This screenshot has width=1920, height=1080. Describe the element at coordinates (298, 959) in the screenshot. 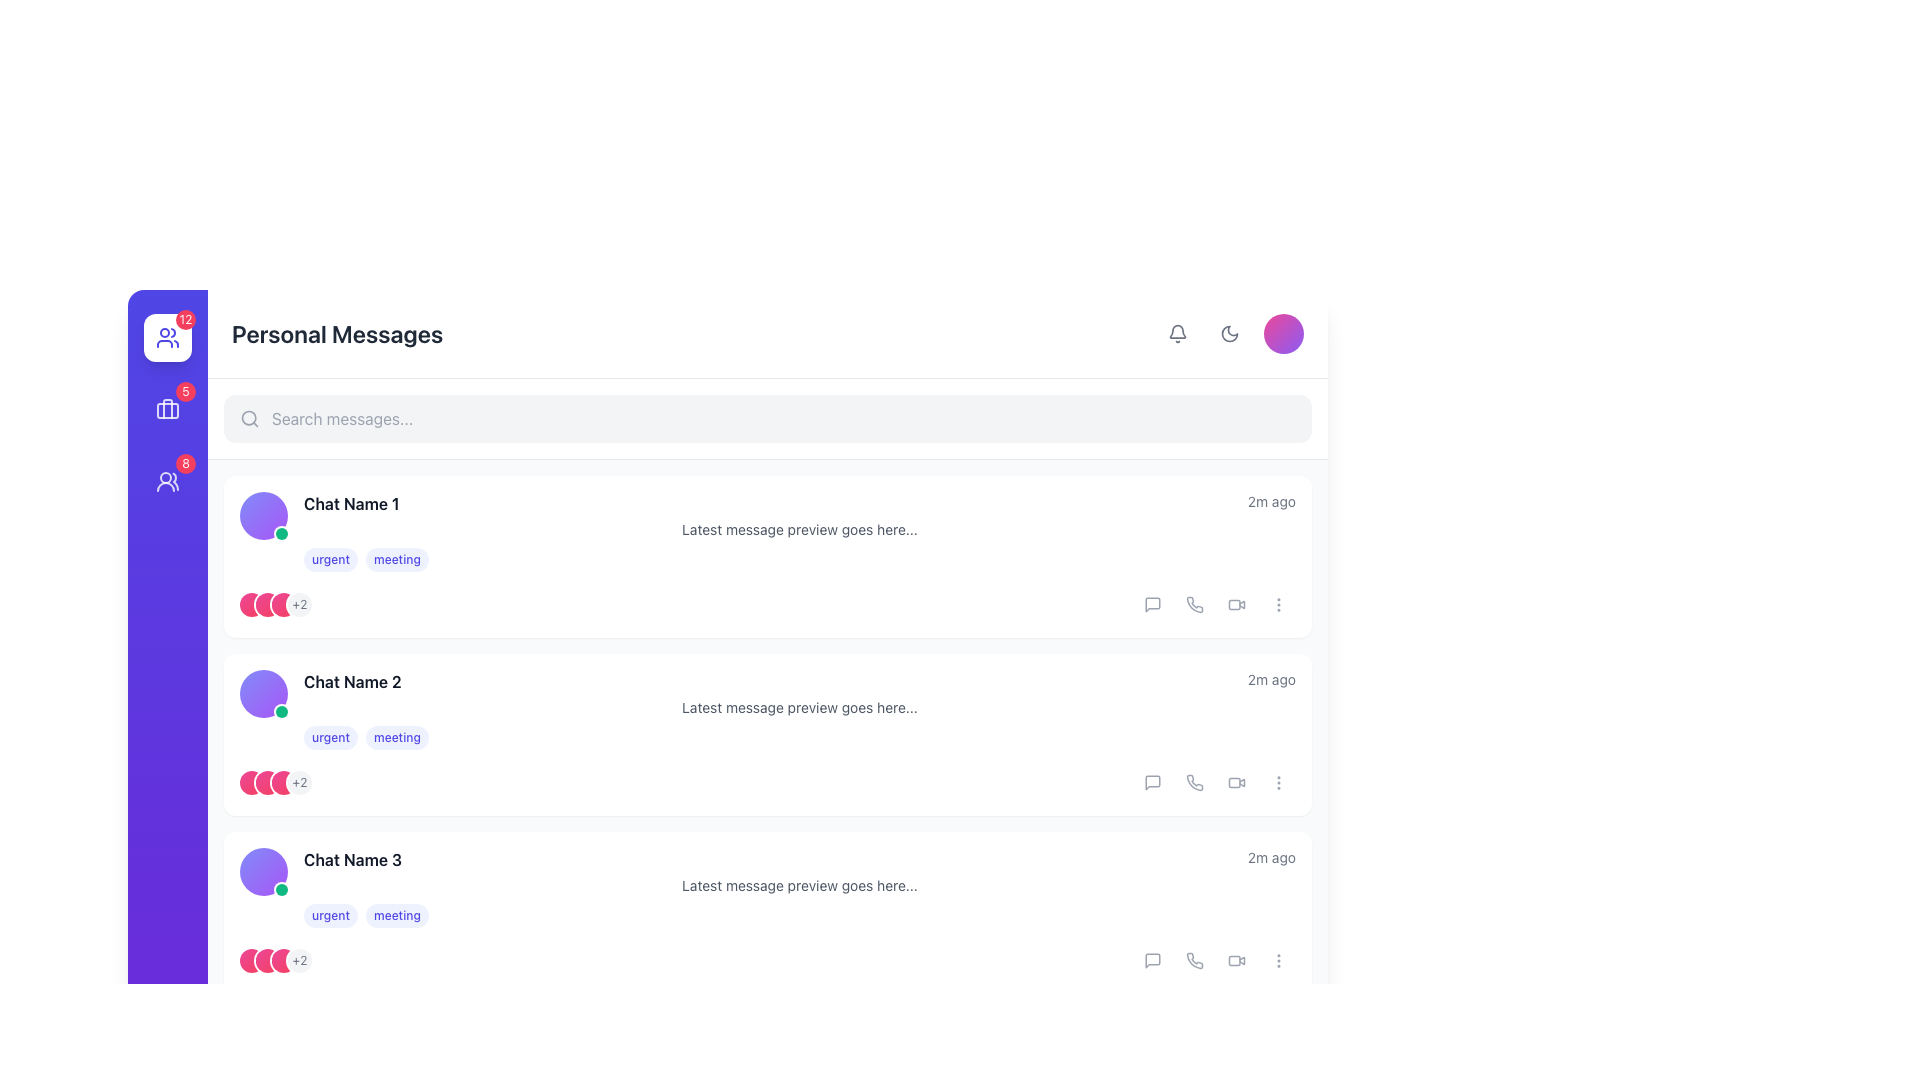

I see `the Text Indicator representing additional participants in the 'Chat Name 3' section if it is enabled for further details` at that location.